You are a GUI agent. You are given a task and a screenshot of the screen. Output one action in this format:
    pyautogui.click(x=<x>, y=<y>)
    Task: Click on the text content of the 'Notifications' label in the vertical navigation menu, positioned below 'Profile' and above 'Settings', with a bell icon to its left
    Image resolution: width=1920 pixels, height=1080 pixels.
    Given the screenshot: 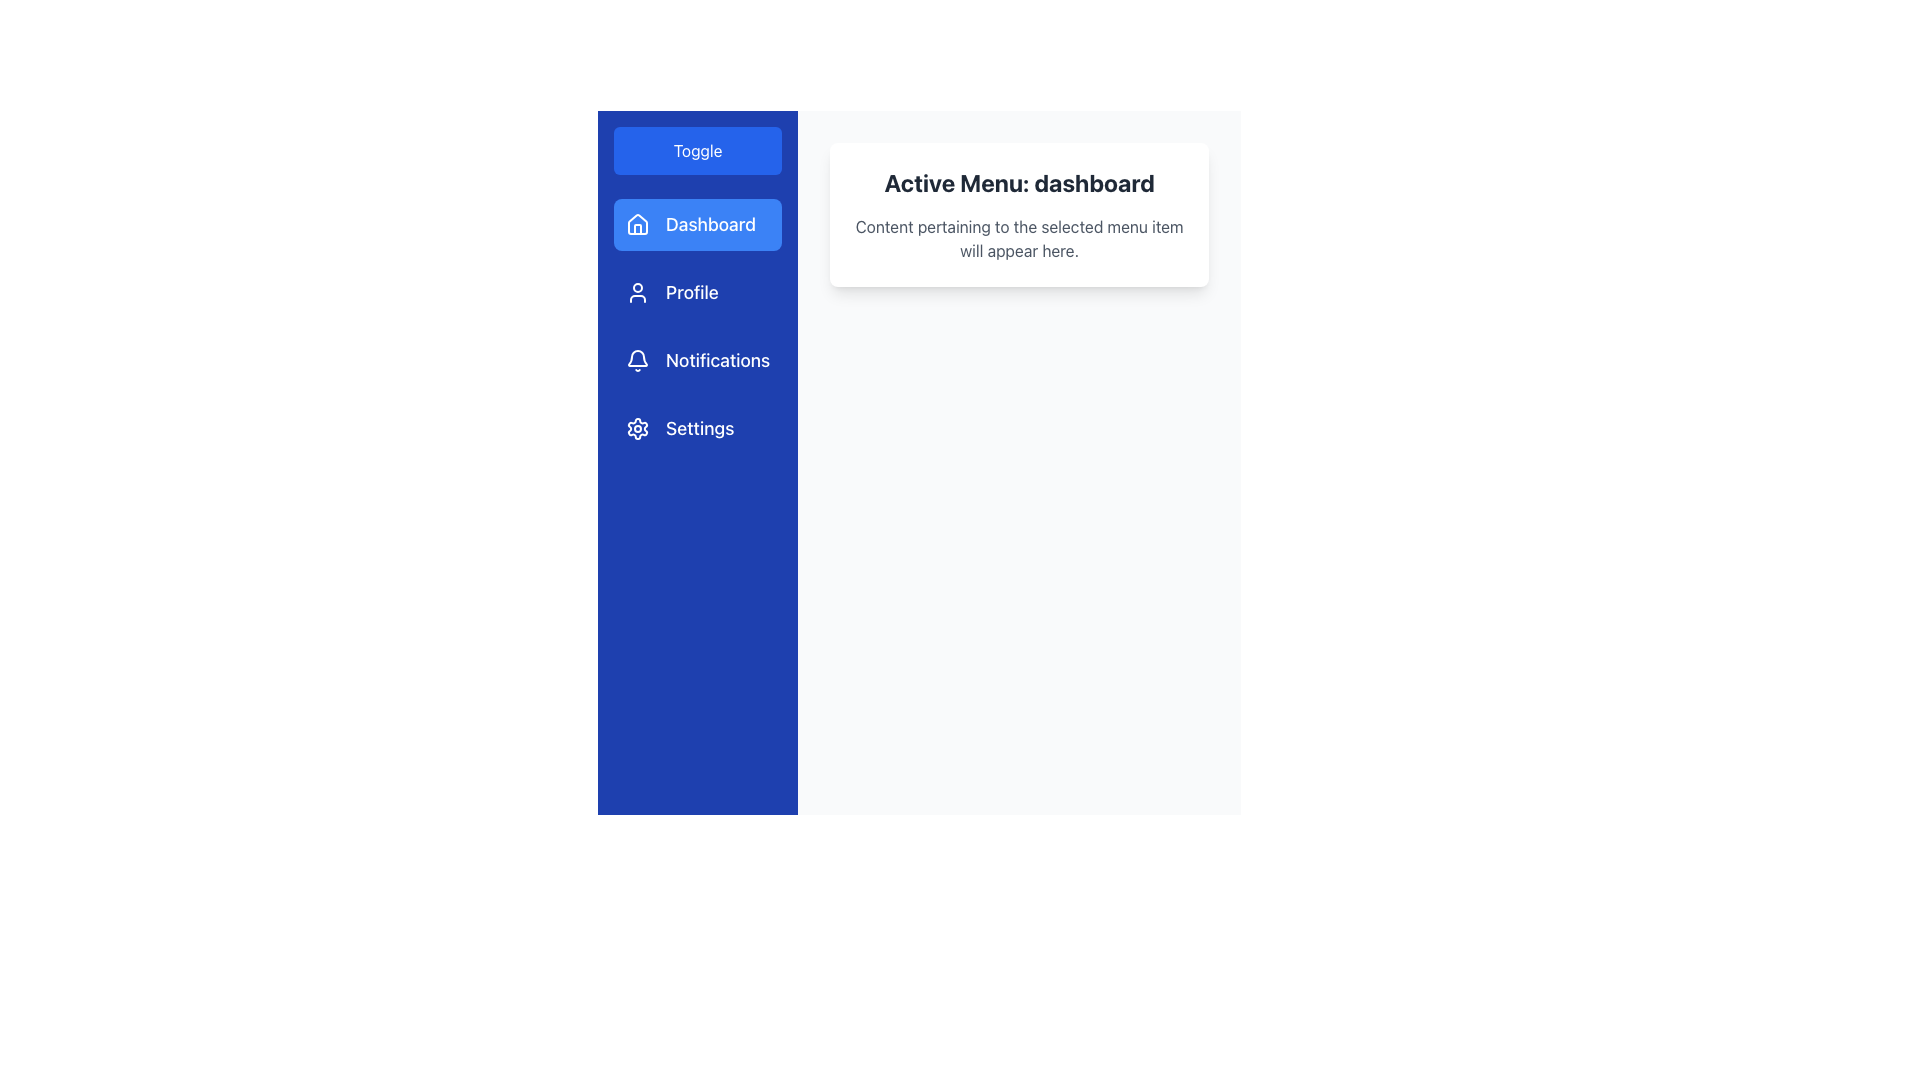 What is the action you would take?
    pyautogui.click(x=718, y=361)
    